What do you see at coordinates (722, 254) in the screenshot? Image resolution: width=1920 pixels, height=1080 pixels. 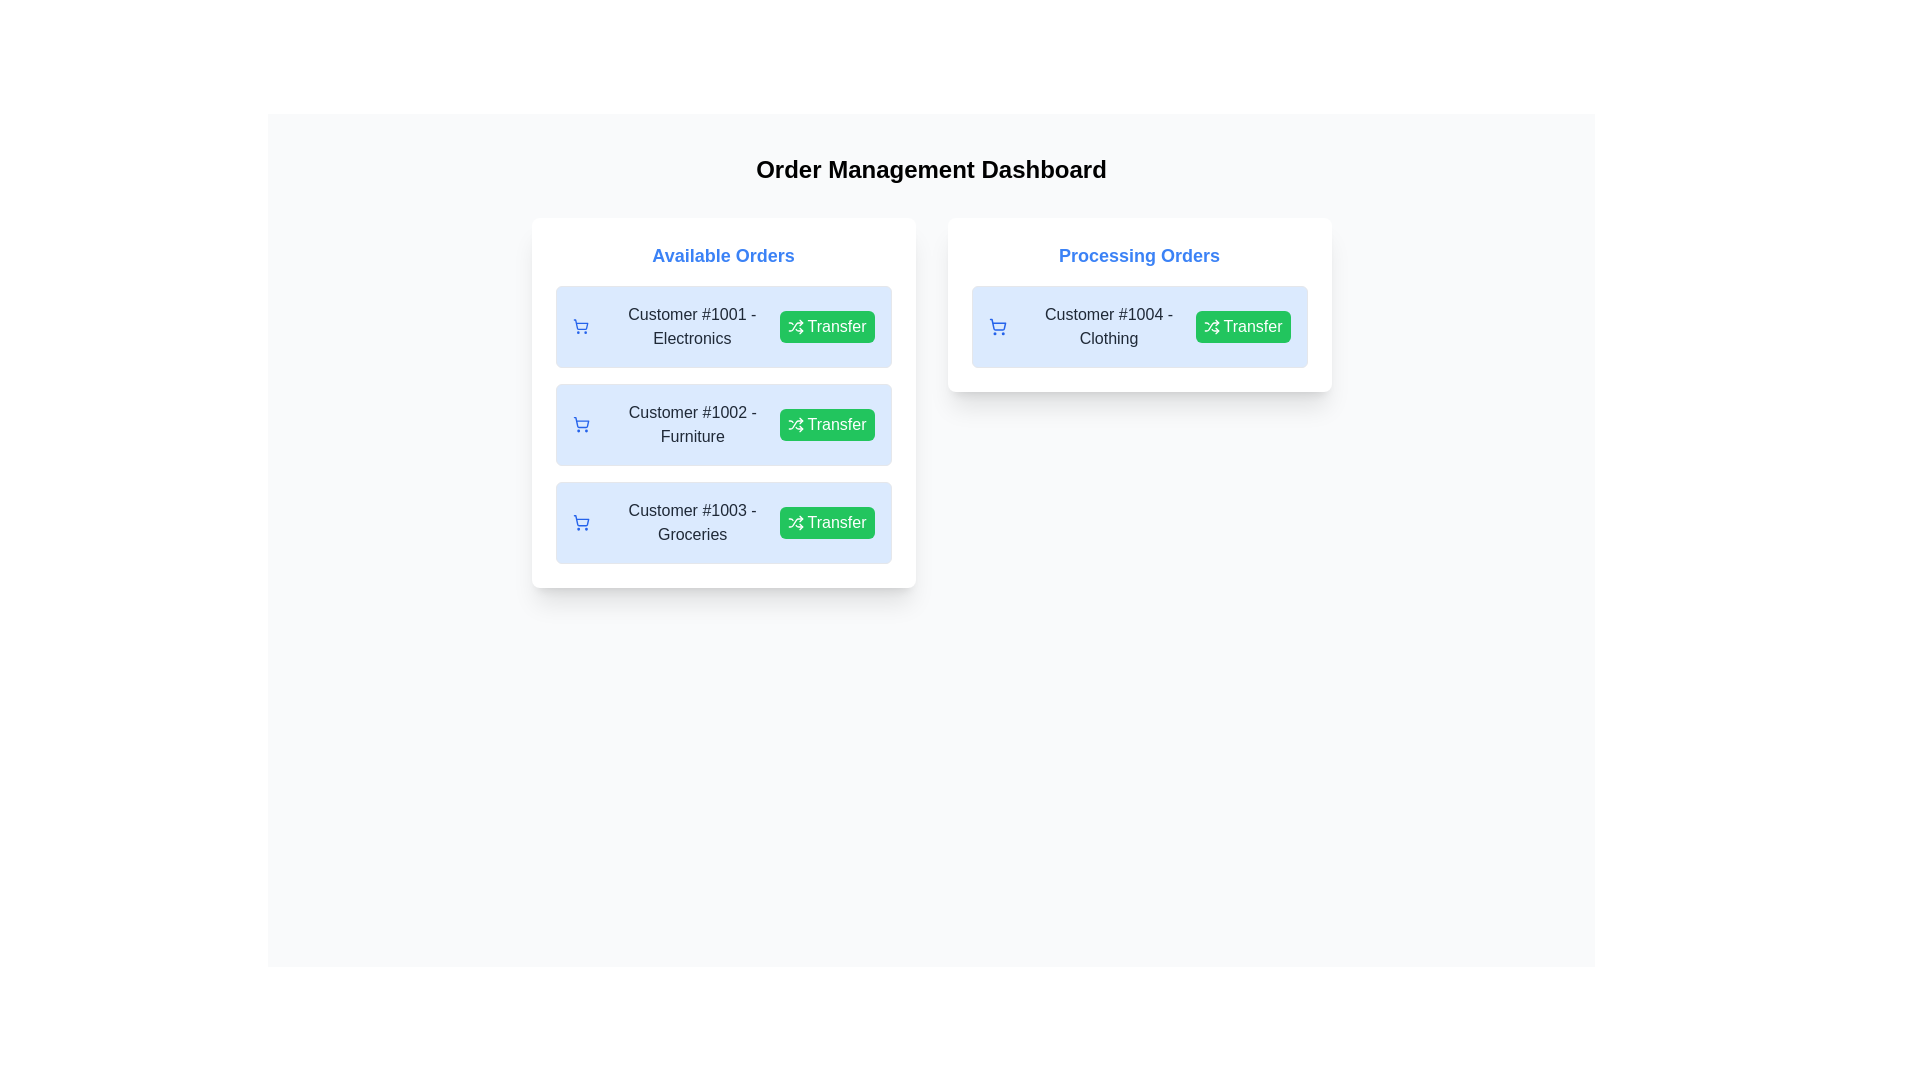 I see `the text label that serves as a title for the section containing available orders, located at the top of a card component on the left side of the application interface` at bounding box center [722, 254].